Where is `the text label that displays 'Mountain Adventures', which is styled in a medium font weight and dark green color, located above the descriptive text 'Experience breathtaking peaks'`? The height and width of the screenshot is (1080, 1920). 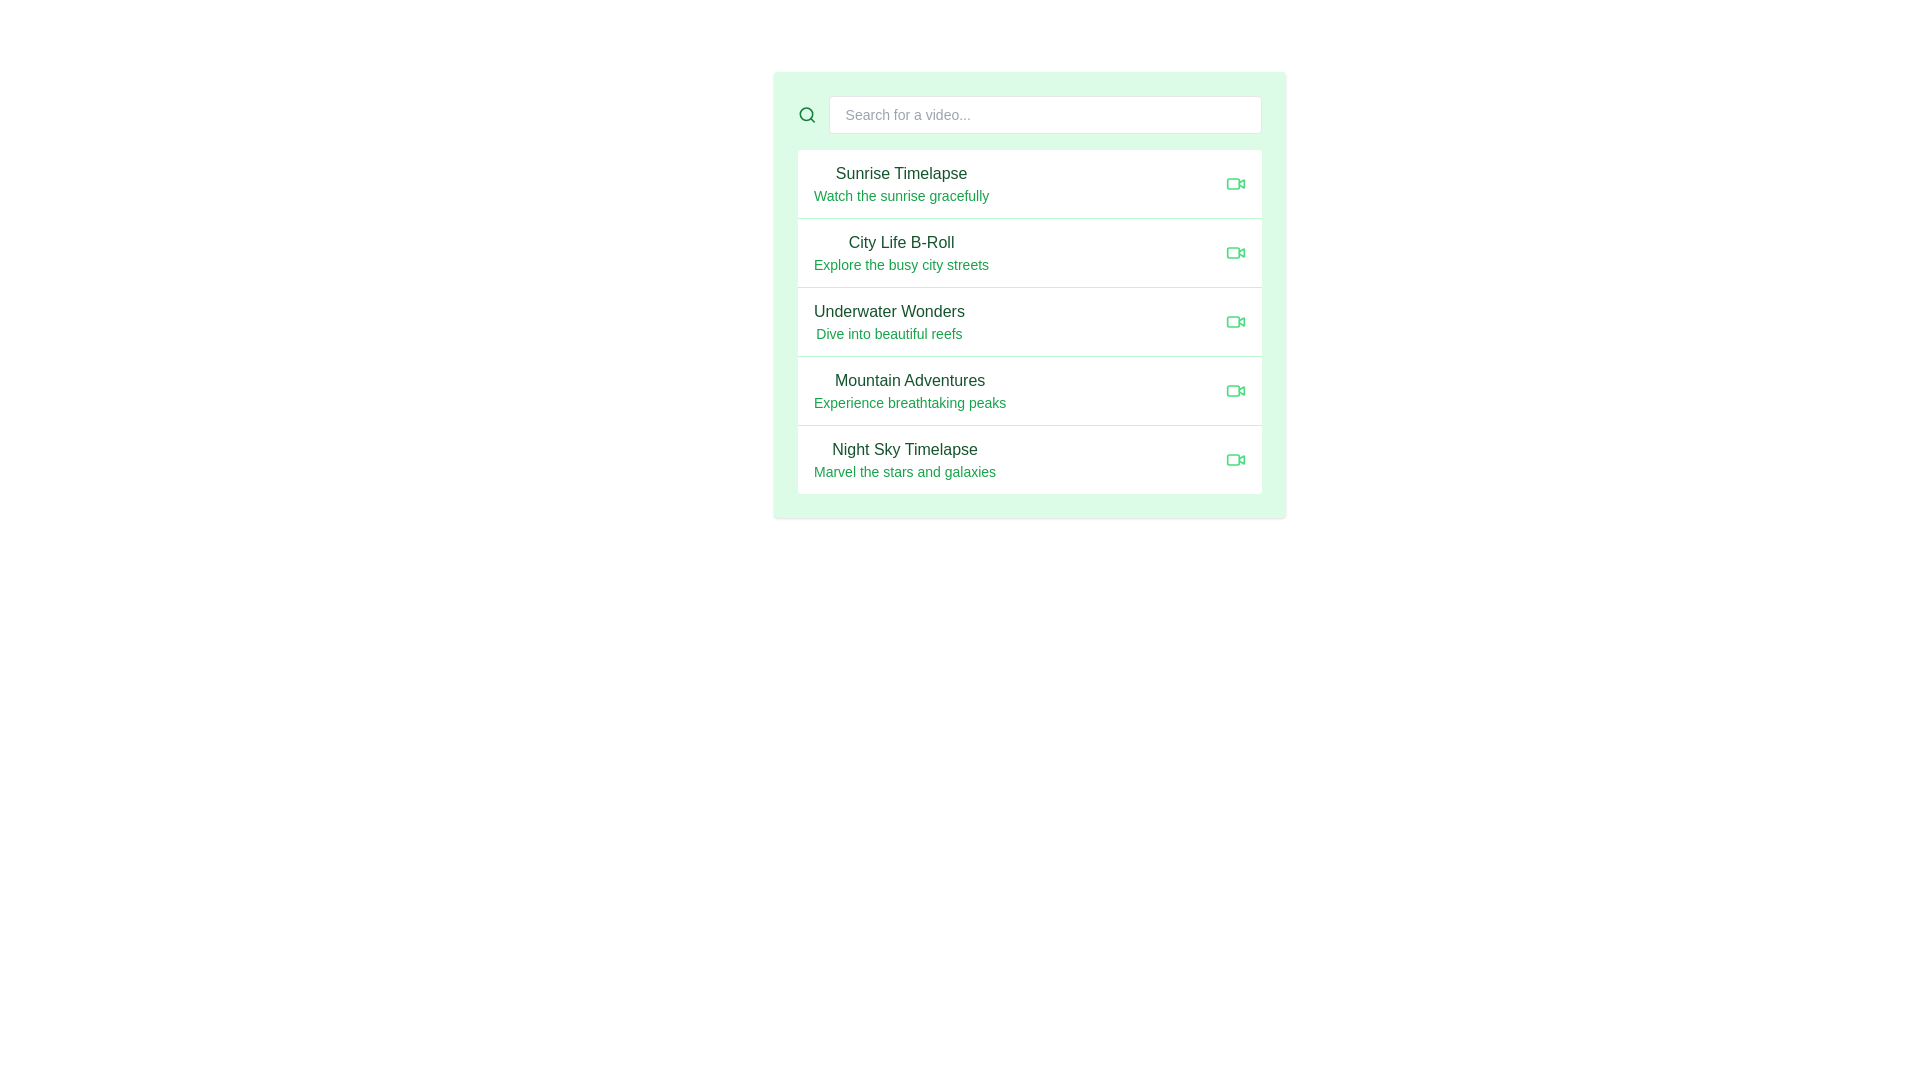 the text label that displays 'Mountain Adventures', which is styled in a medium font weight and dark green color, located above the descriptive text 'Experience breathtaking peaks' is located at coordinates (909, 381).